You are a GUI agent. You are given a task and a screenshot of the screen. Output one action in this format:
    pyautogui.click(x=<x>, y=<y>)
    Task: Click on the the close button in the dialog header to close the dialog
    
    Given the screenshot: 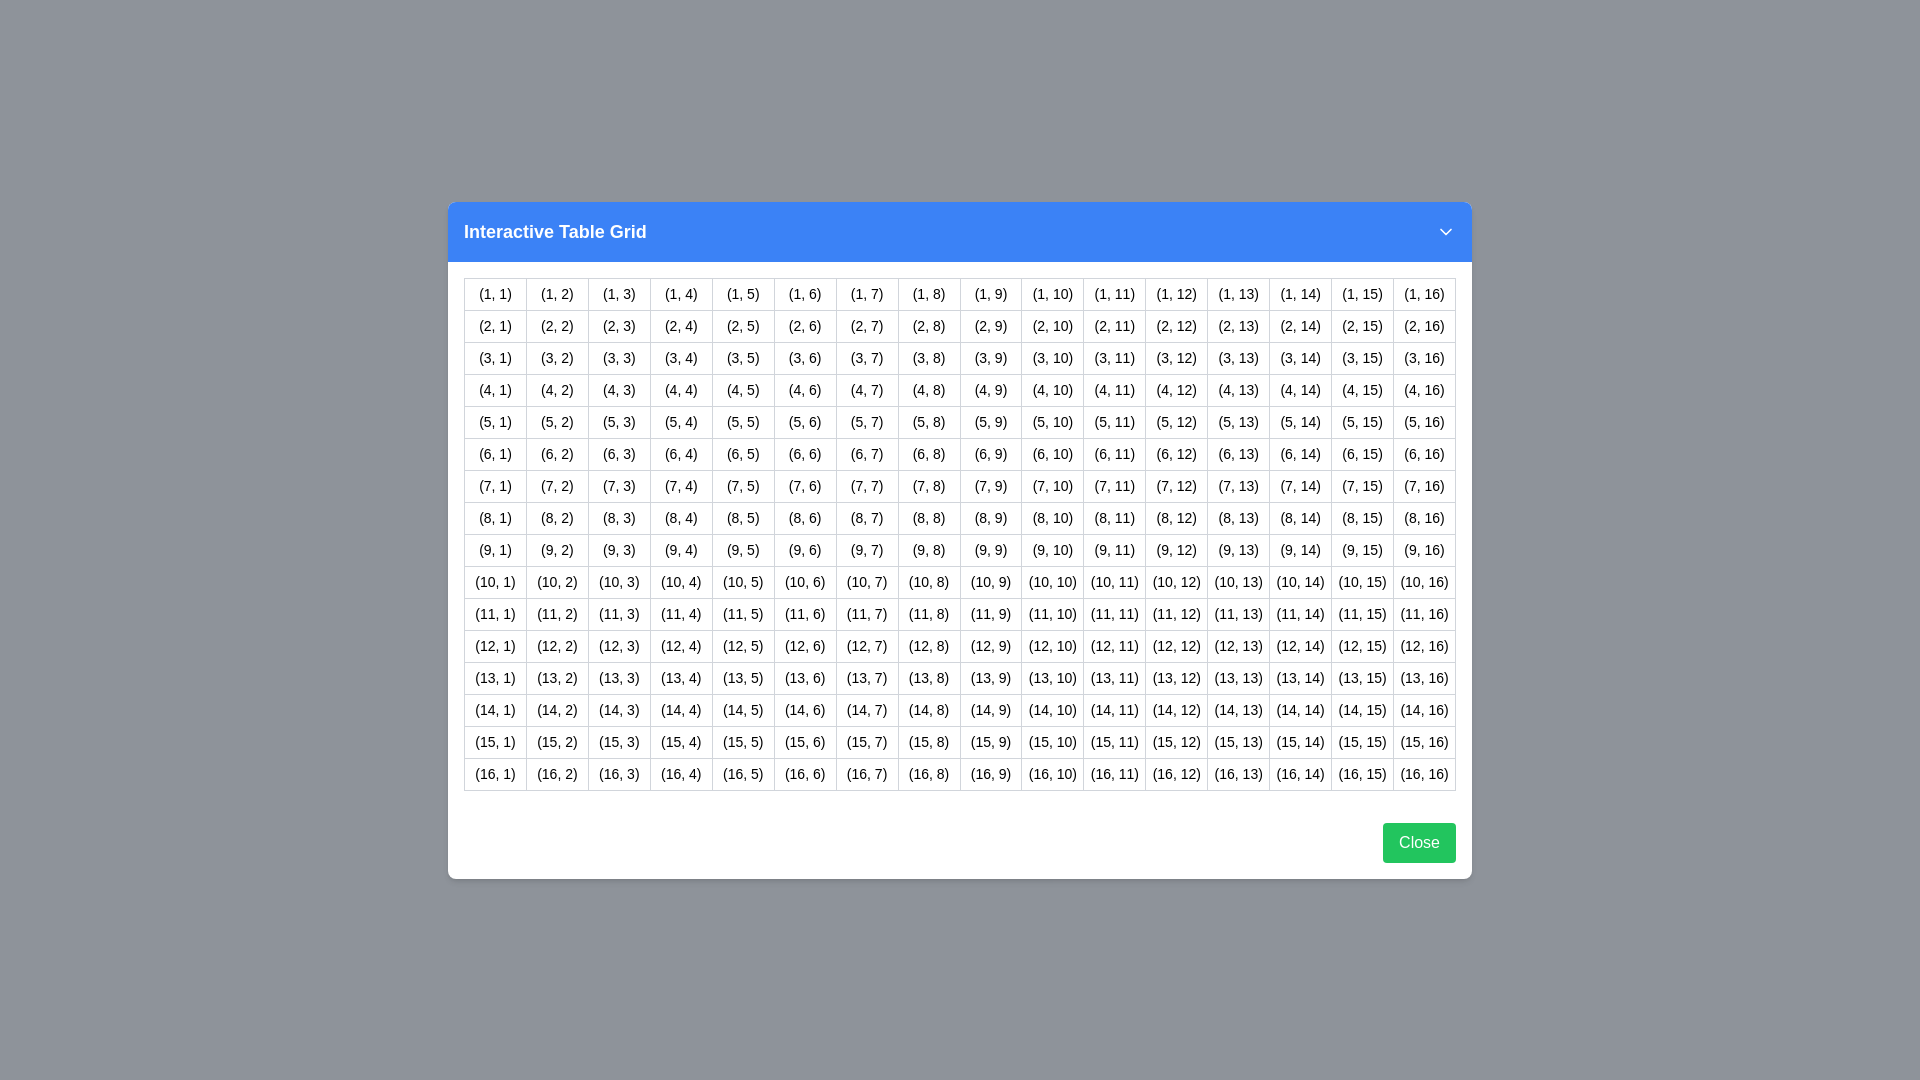 What is the action you would take?
    pyautogui.click(x=1445, y=230)
    